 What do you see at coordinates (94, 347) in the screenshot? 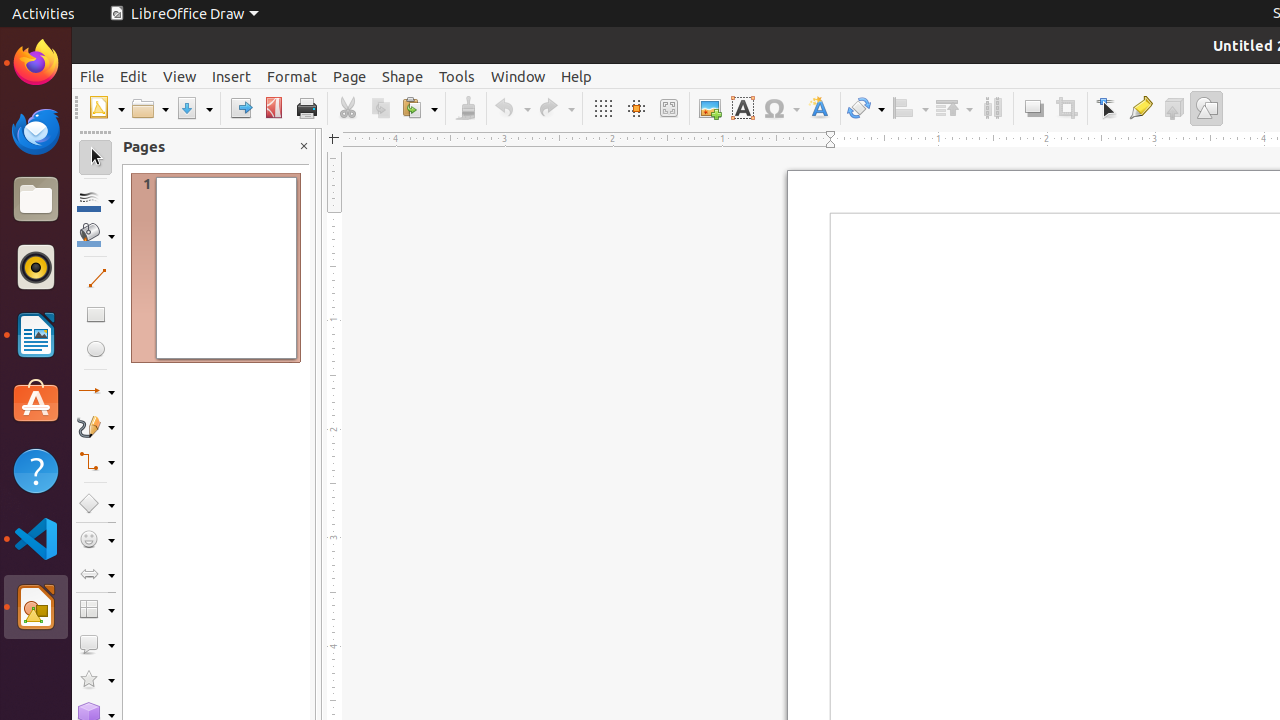
I see `'Ellipse'` at bounding box center [94, 347].